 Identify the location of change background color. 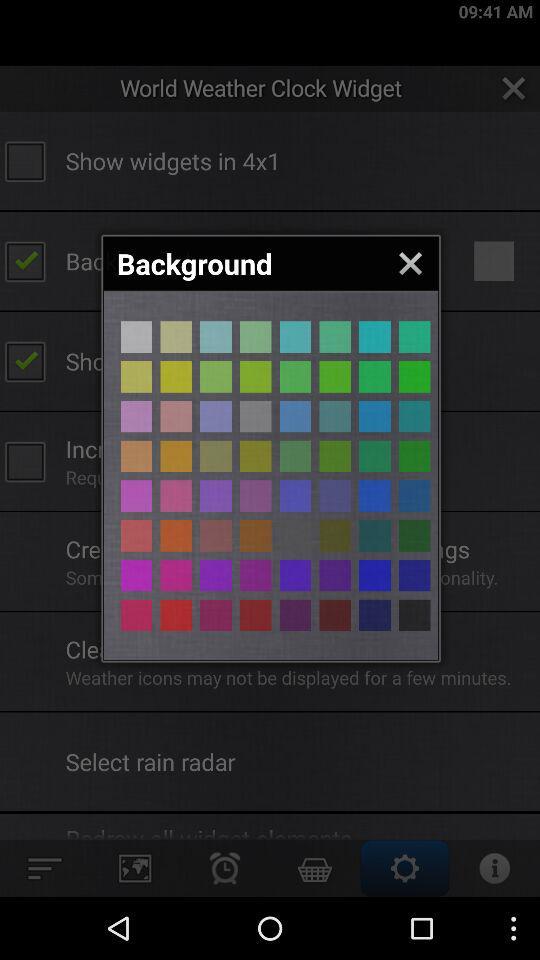
(255, 614).